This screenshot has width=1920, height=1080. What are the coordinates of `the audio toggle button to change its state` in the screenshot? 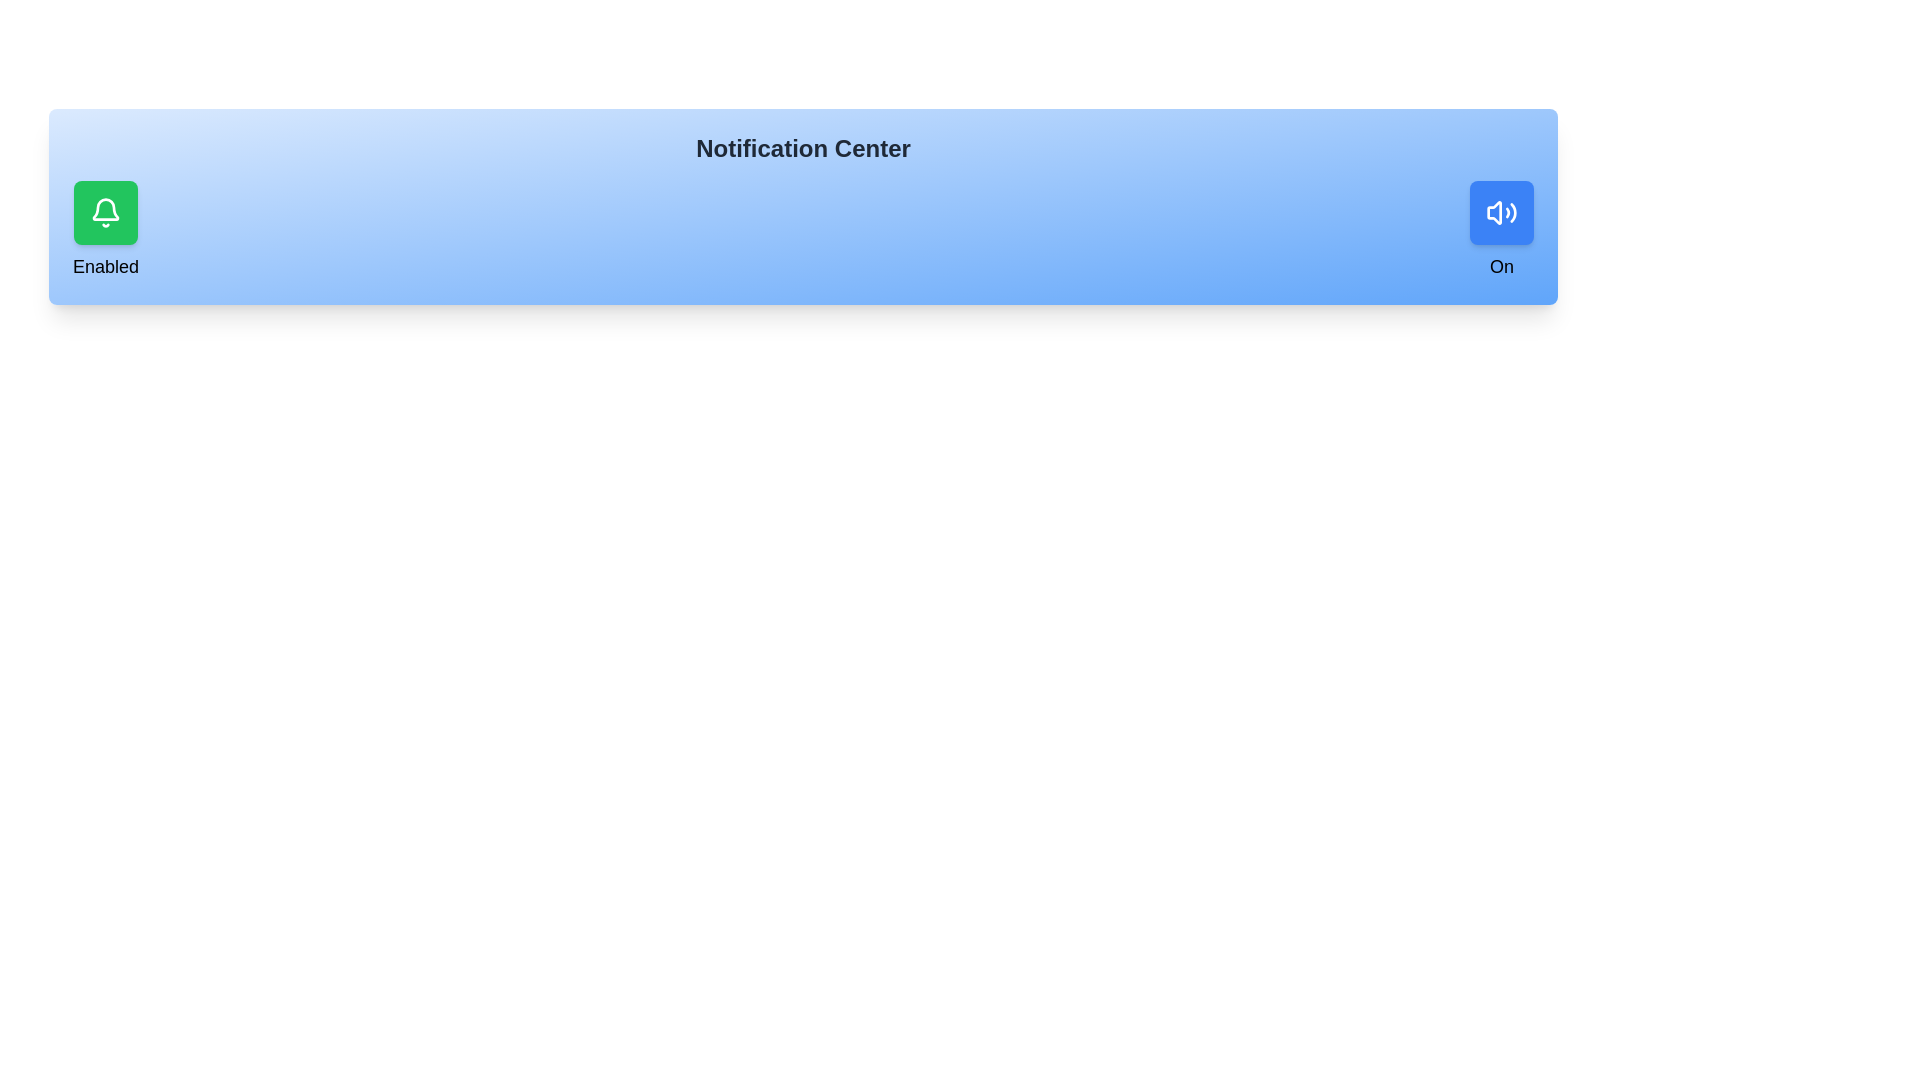 It's located at (1502, 212).